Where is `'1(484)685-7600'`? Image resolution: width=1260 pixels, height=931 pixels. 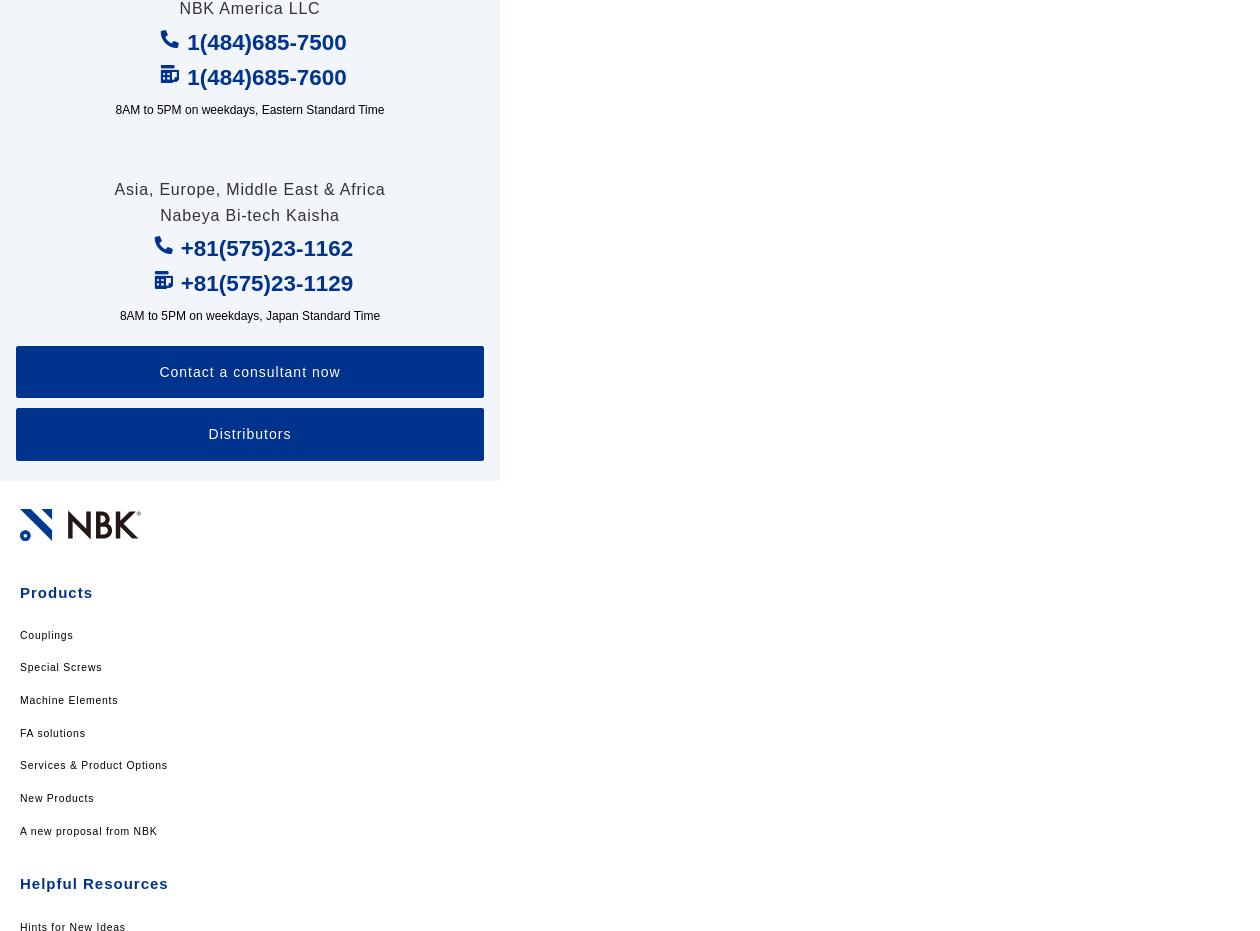 '1(484)685-7600' is located at coordinates (186, 76).